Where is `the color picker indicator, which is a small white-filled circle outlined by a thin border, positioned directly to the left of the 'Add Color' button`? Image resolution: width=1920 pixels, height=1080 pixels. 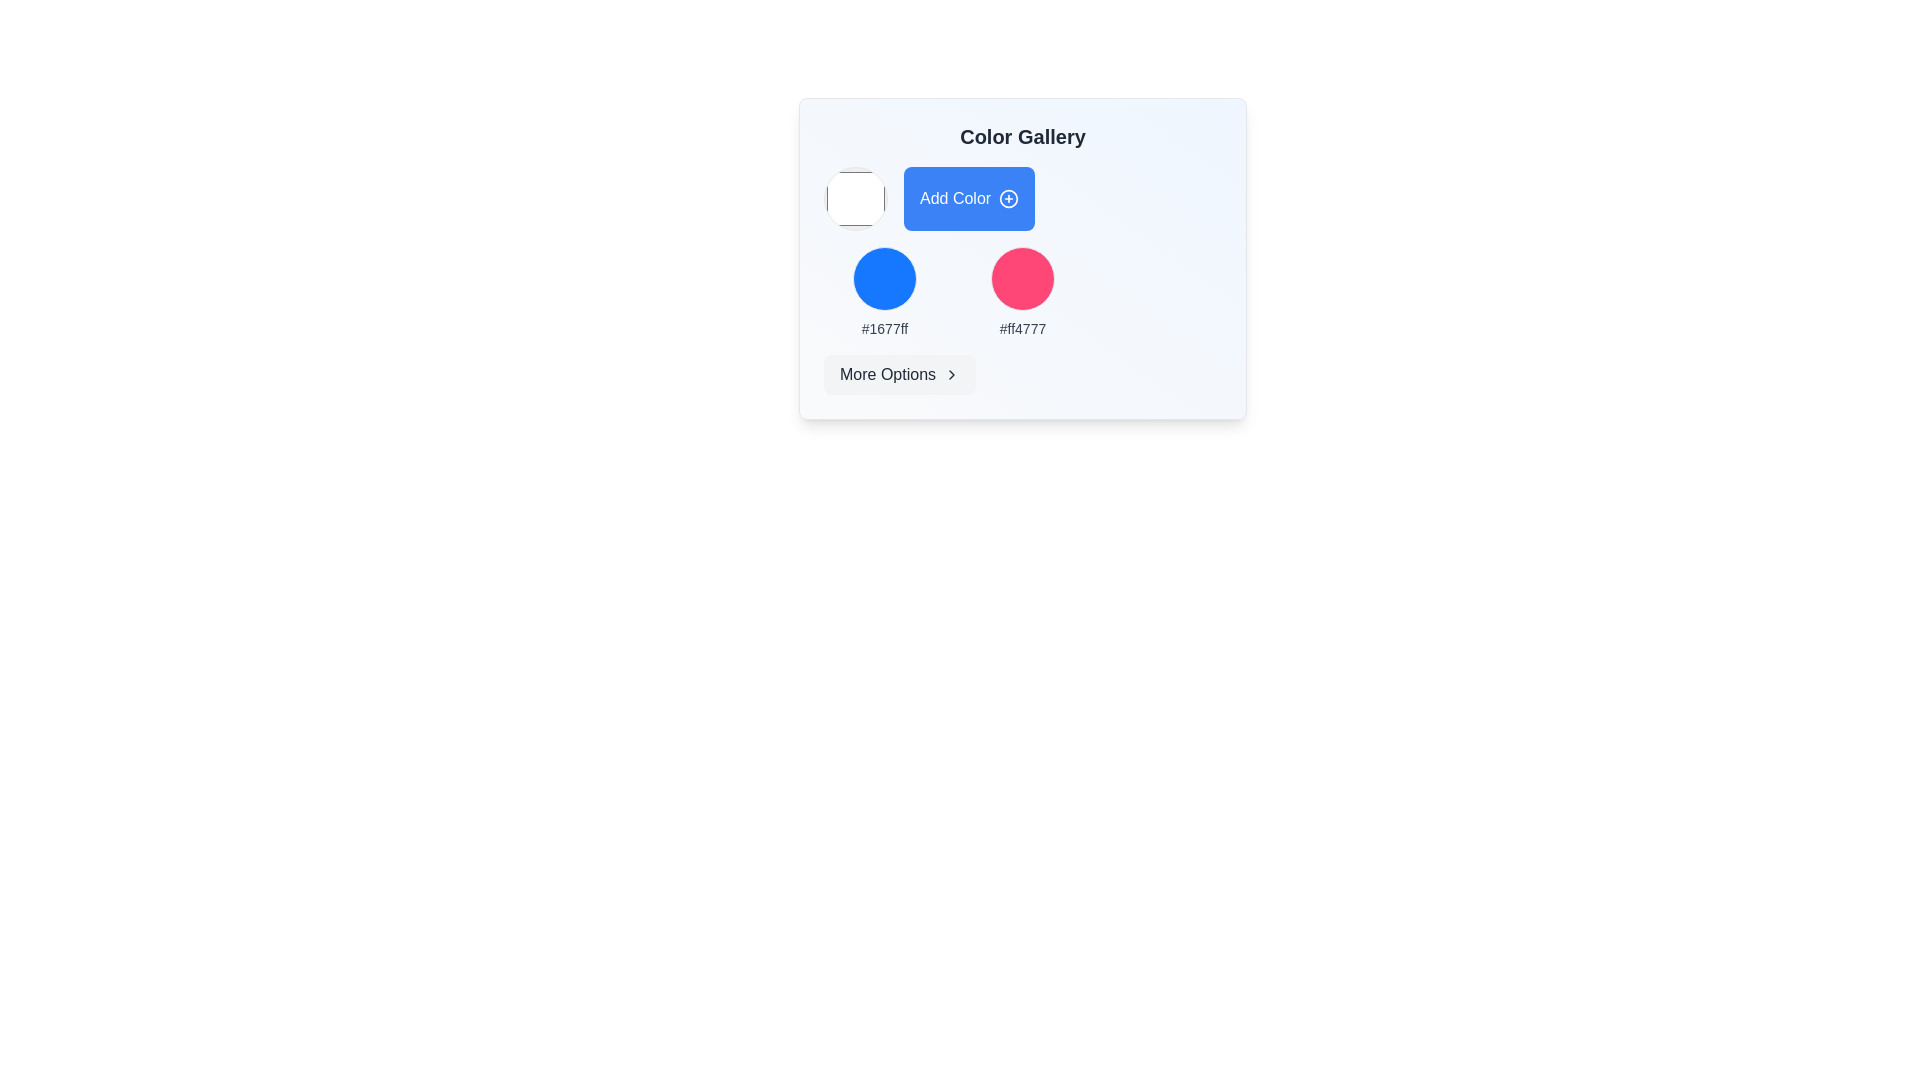
the color picker indicator, which is a small white-filled circle outlined by a thin border, positioned directly to the left of the 'Add Color' button is located at coordinates (855, 199).